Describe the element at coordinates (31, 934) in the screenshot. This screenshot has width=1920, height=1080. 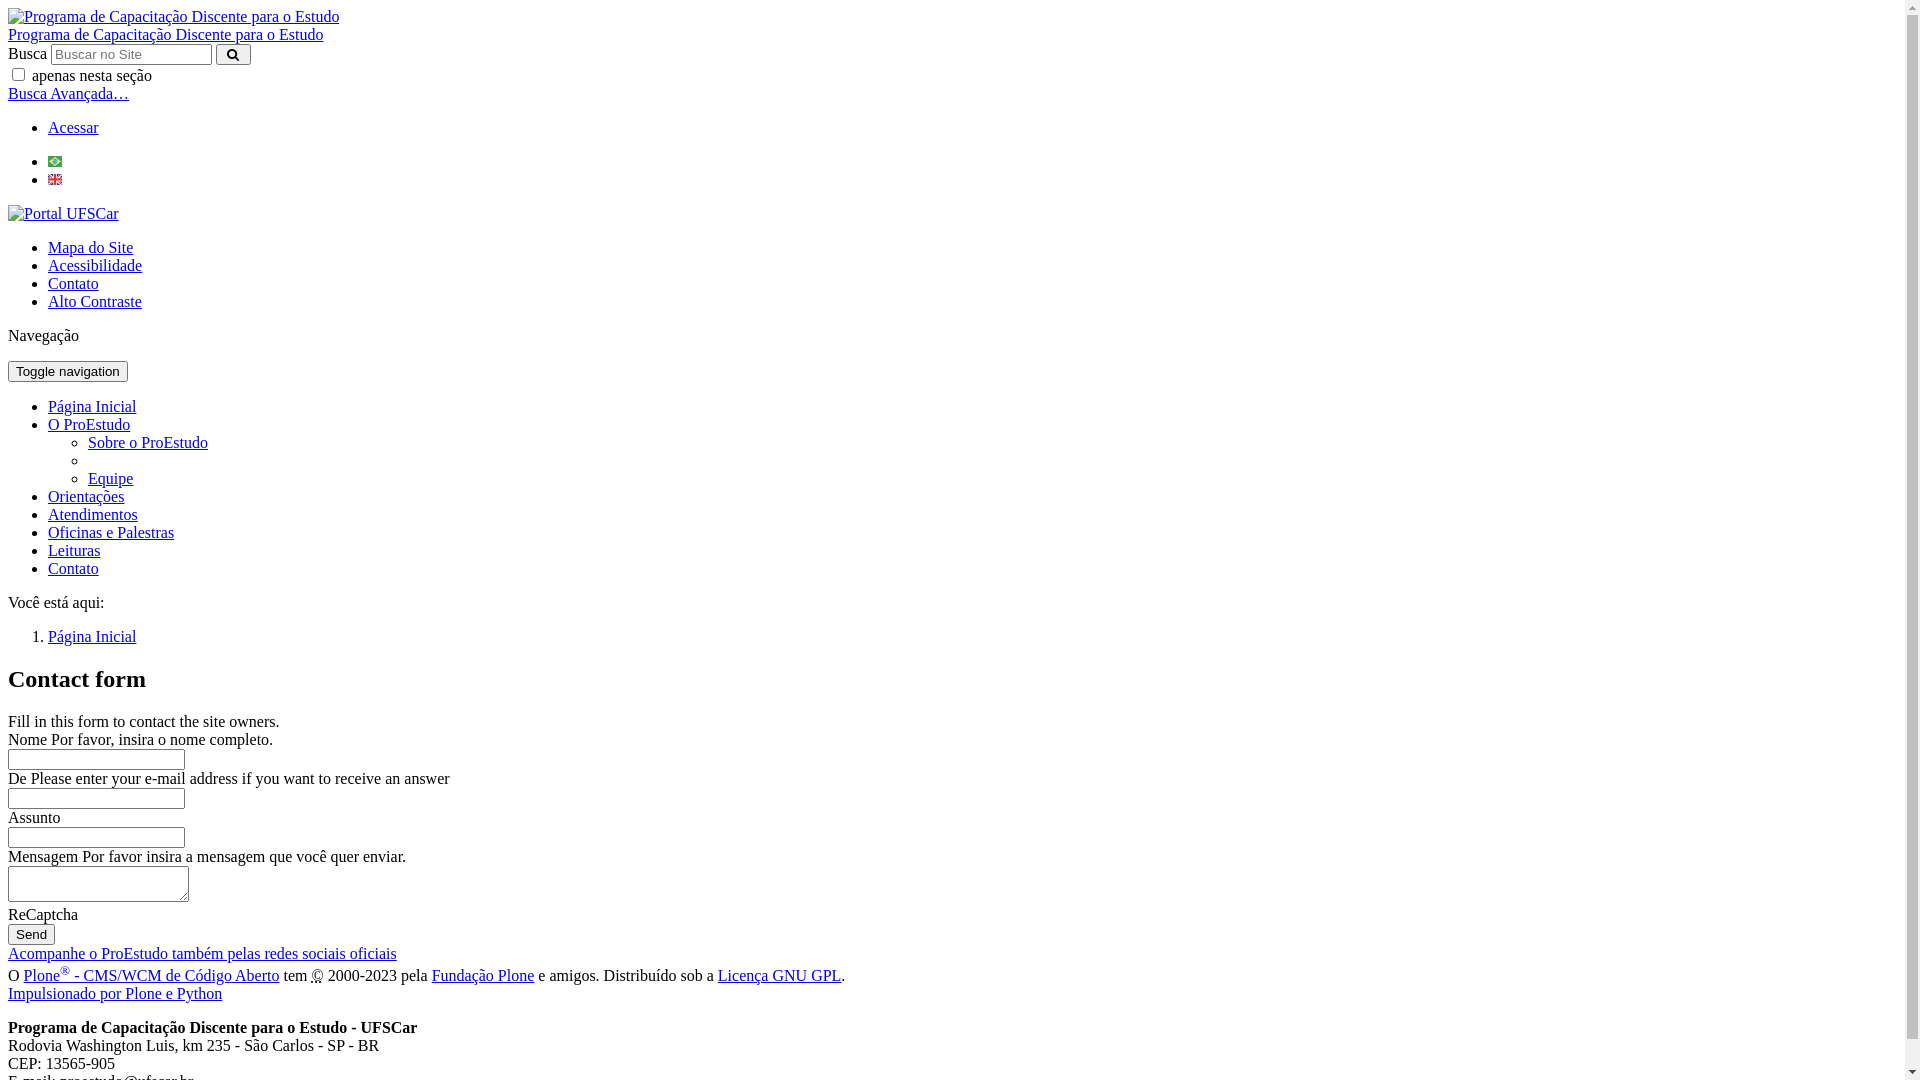
I see `'Send'` at that location.